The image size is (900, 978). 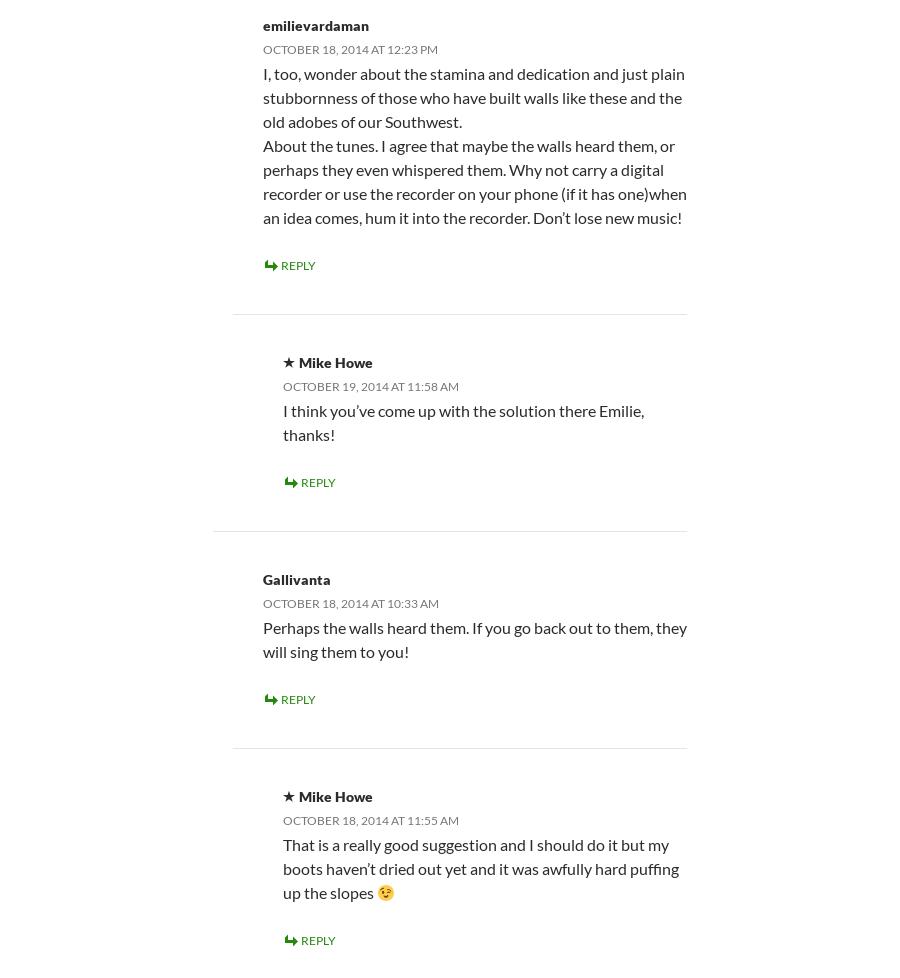 What do you see at coordinates (281, 420) in the screenshot?
I see `'I think you’ve come up with the solution there Emilie, thanks!'` at bounding box center [281, 420].